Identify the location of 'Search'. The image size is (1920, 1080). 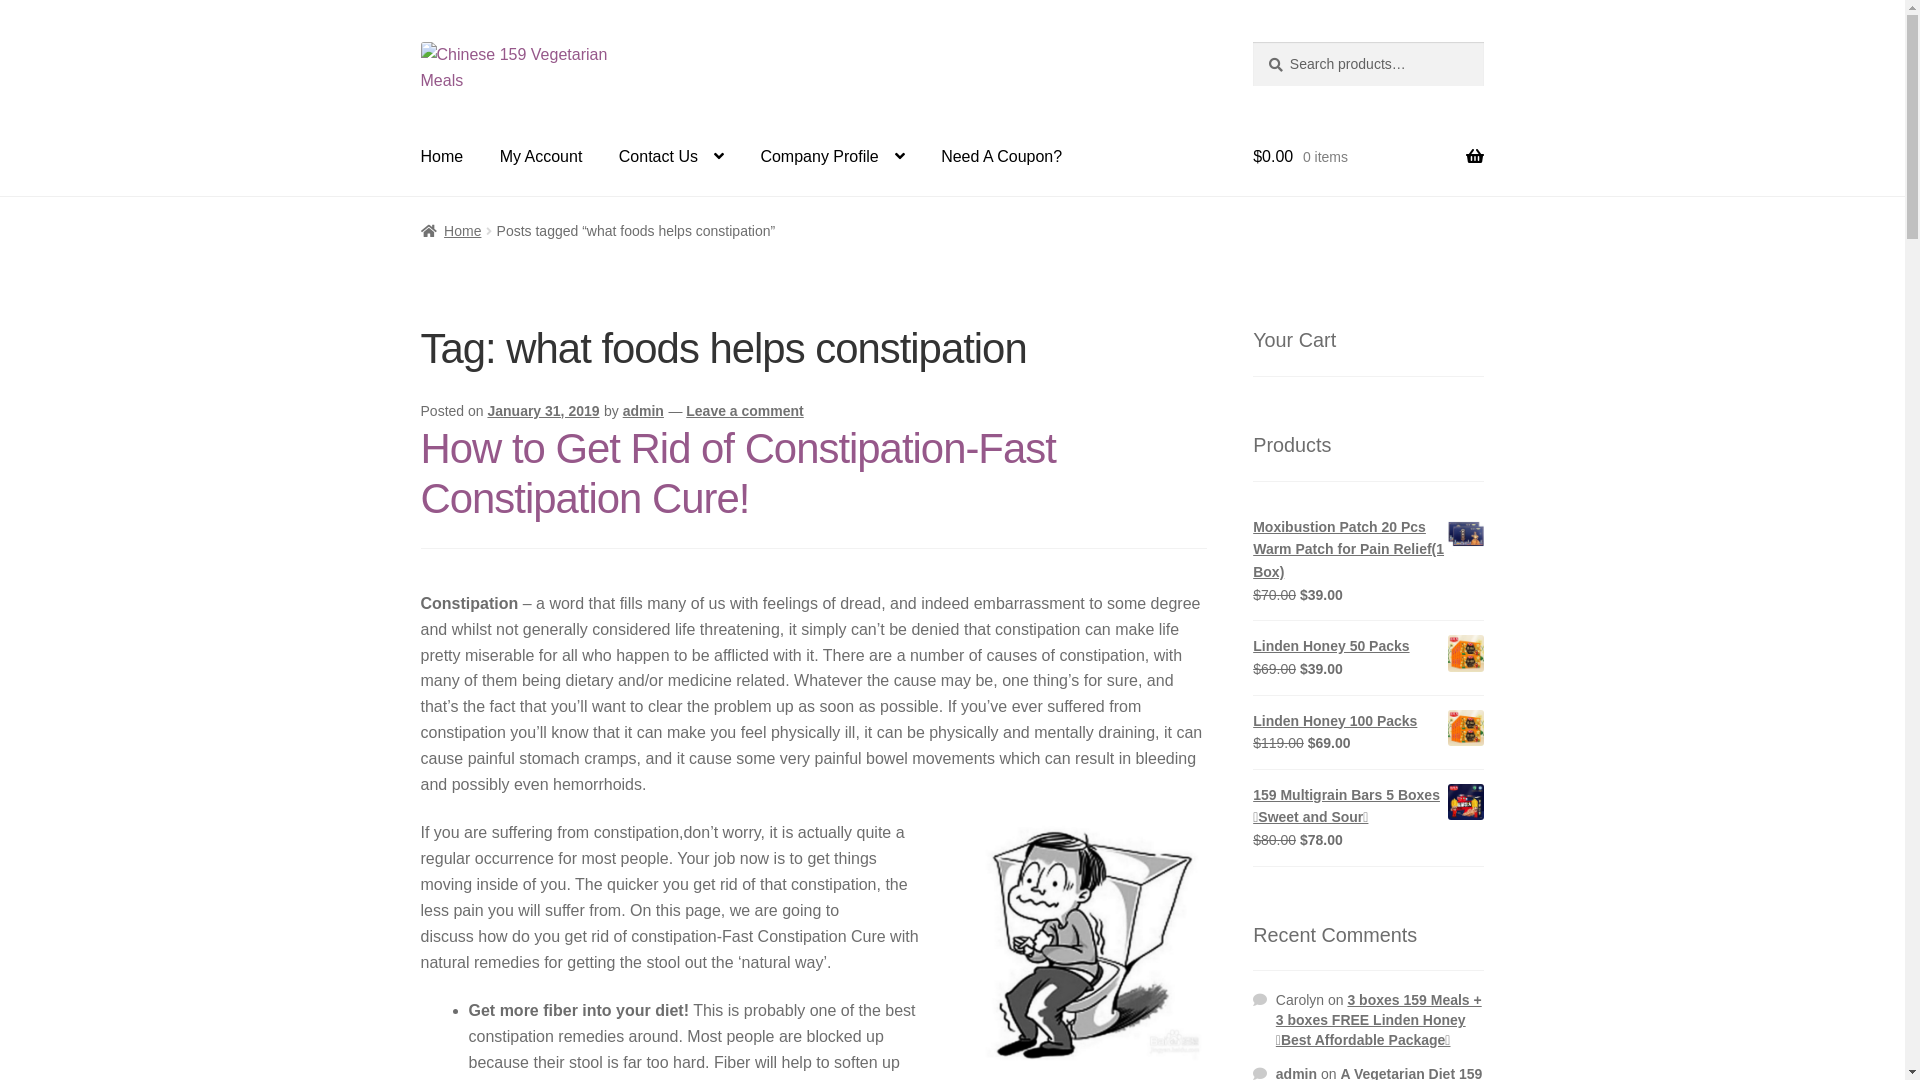
(1251, 41).